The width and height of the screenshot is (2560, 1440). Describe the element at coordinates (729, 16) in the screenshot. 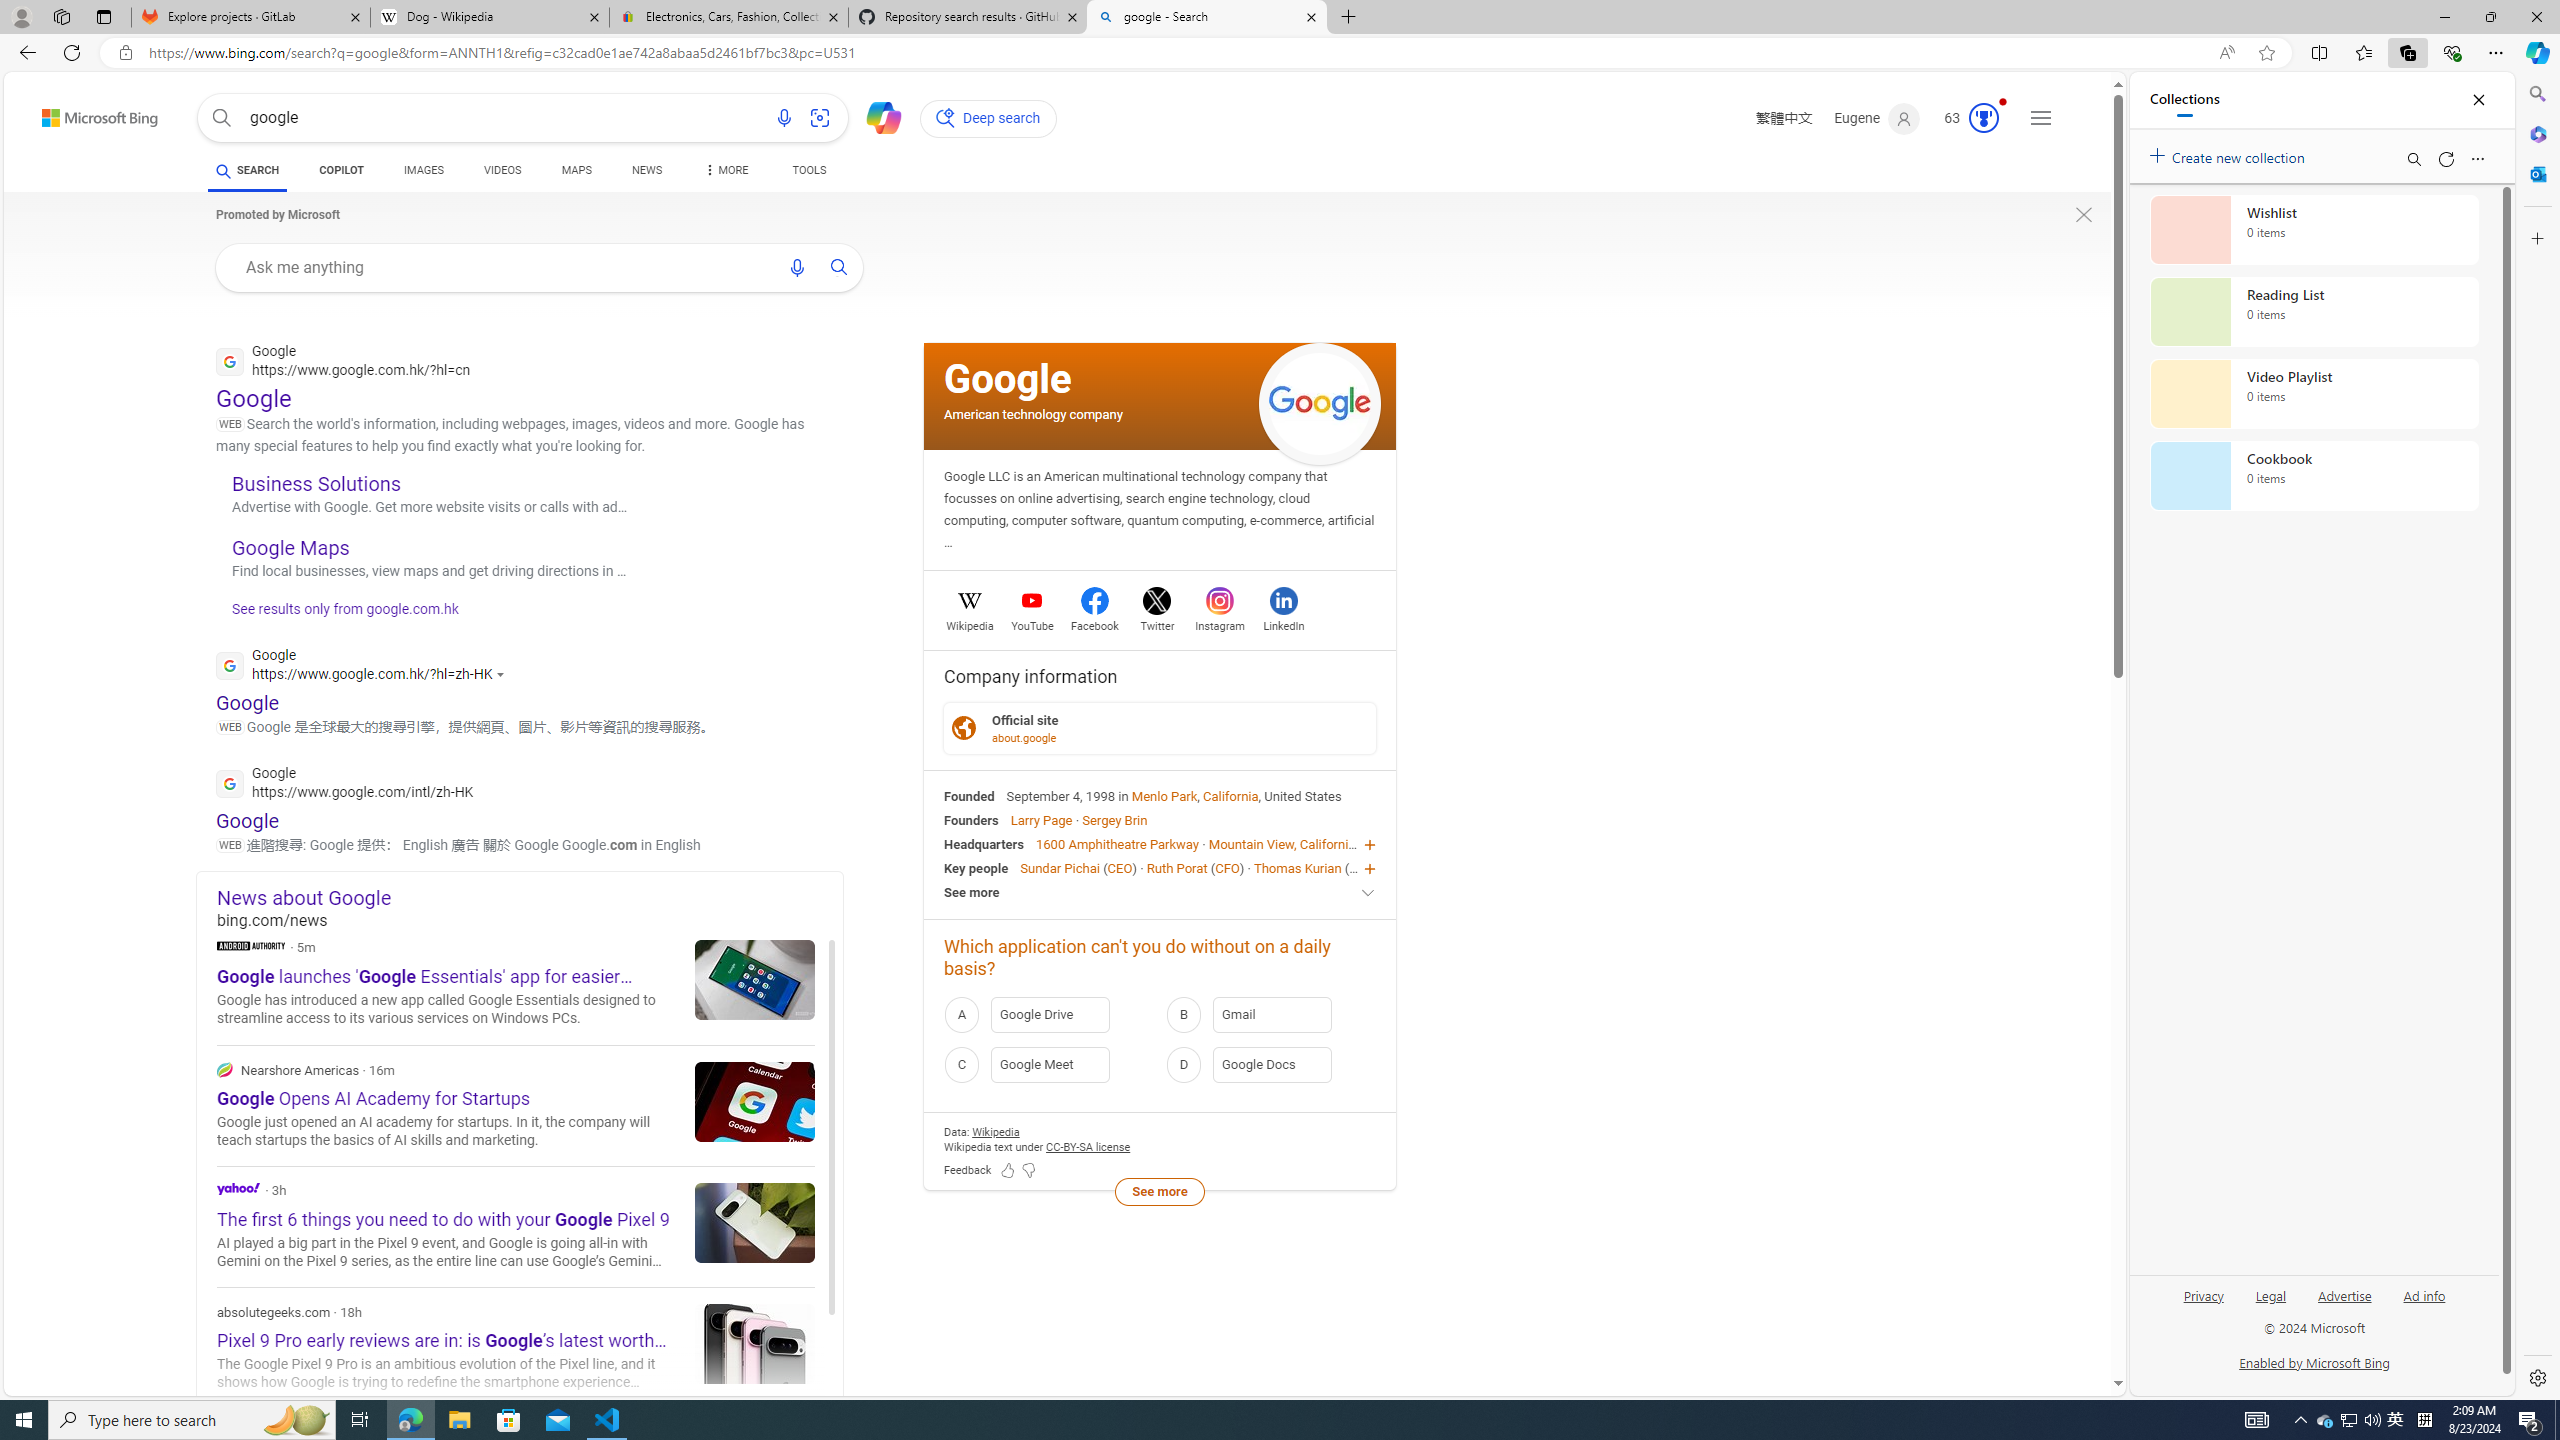

I see `'Electronics, Cars, Fashion, Collectibles & More | eBay'` at that location.